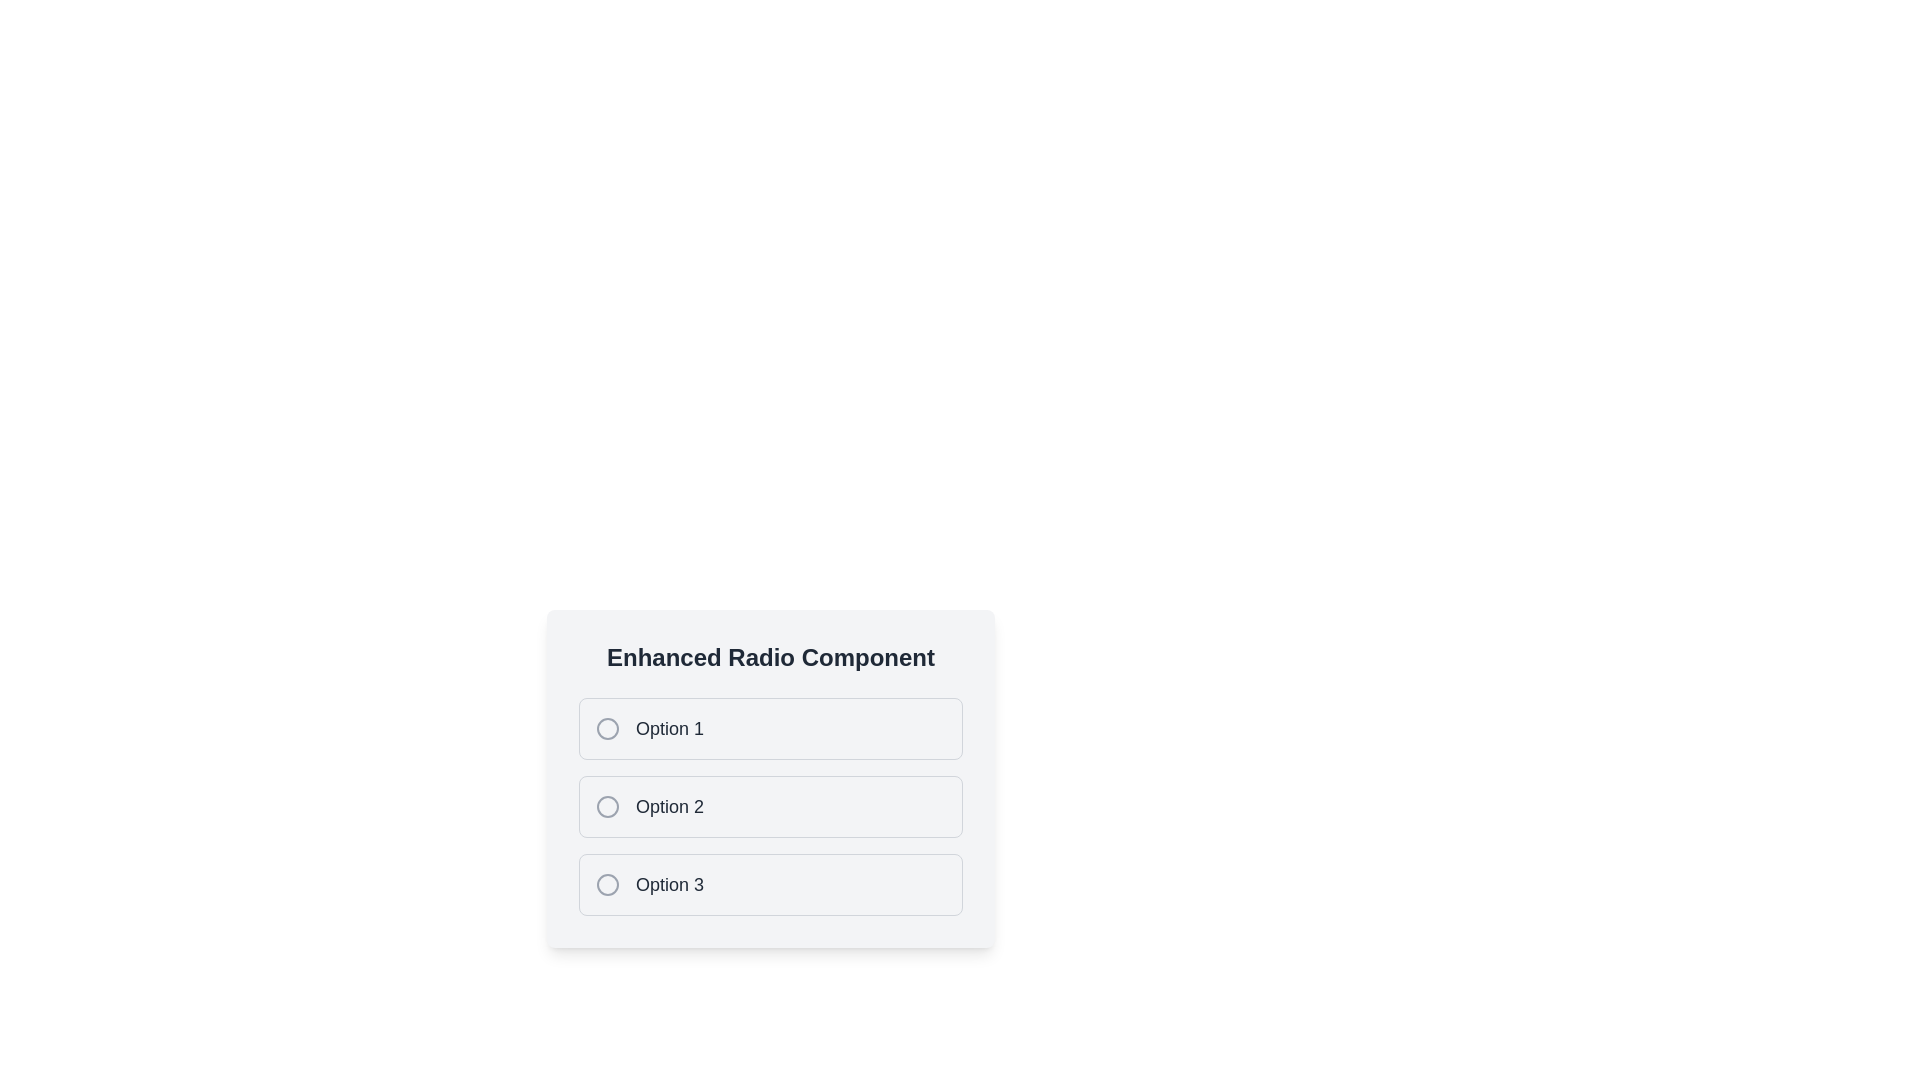  I want to click on the interactive radio option that indicates the user's preference for the second option, located in the middle of the 'Enhanced Radio Component' group, directly below 'Option 1' and above 'Option 3', so click(770, 790).